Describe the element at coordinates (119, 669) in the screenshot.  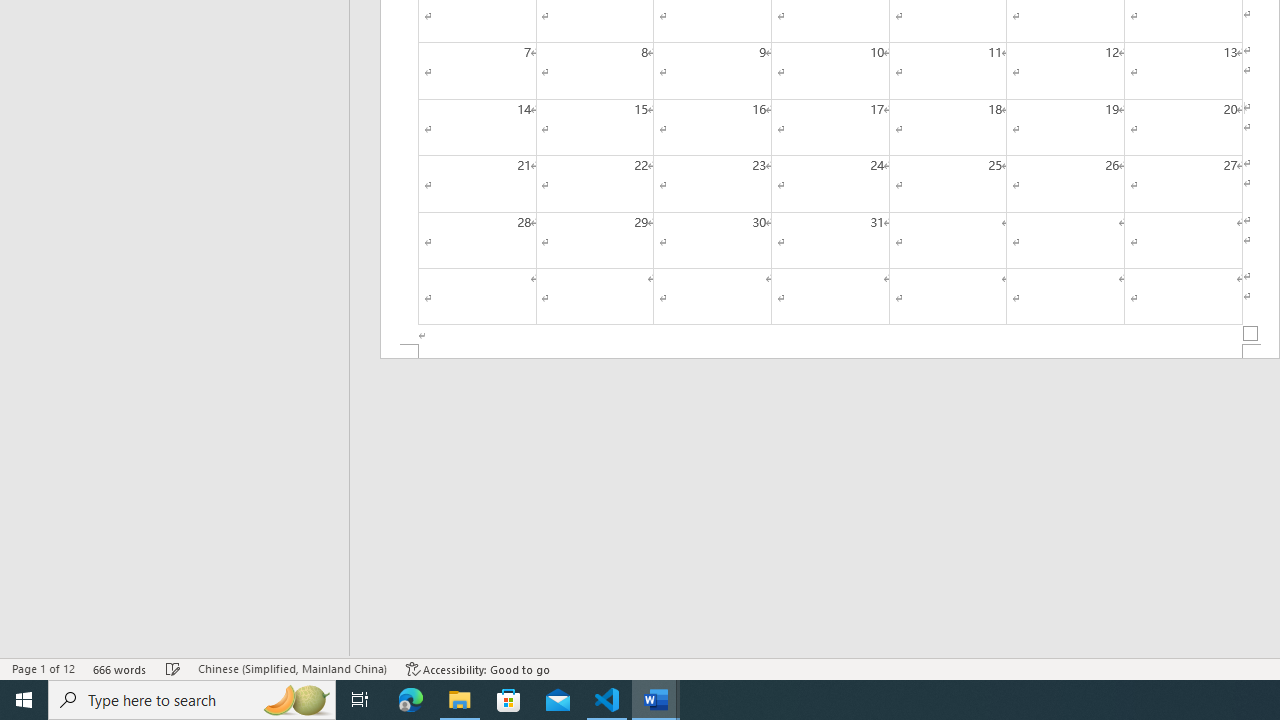
I see `'Word Count 666 words'` at that location.